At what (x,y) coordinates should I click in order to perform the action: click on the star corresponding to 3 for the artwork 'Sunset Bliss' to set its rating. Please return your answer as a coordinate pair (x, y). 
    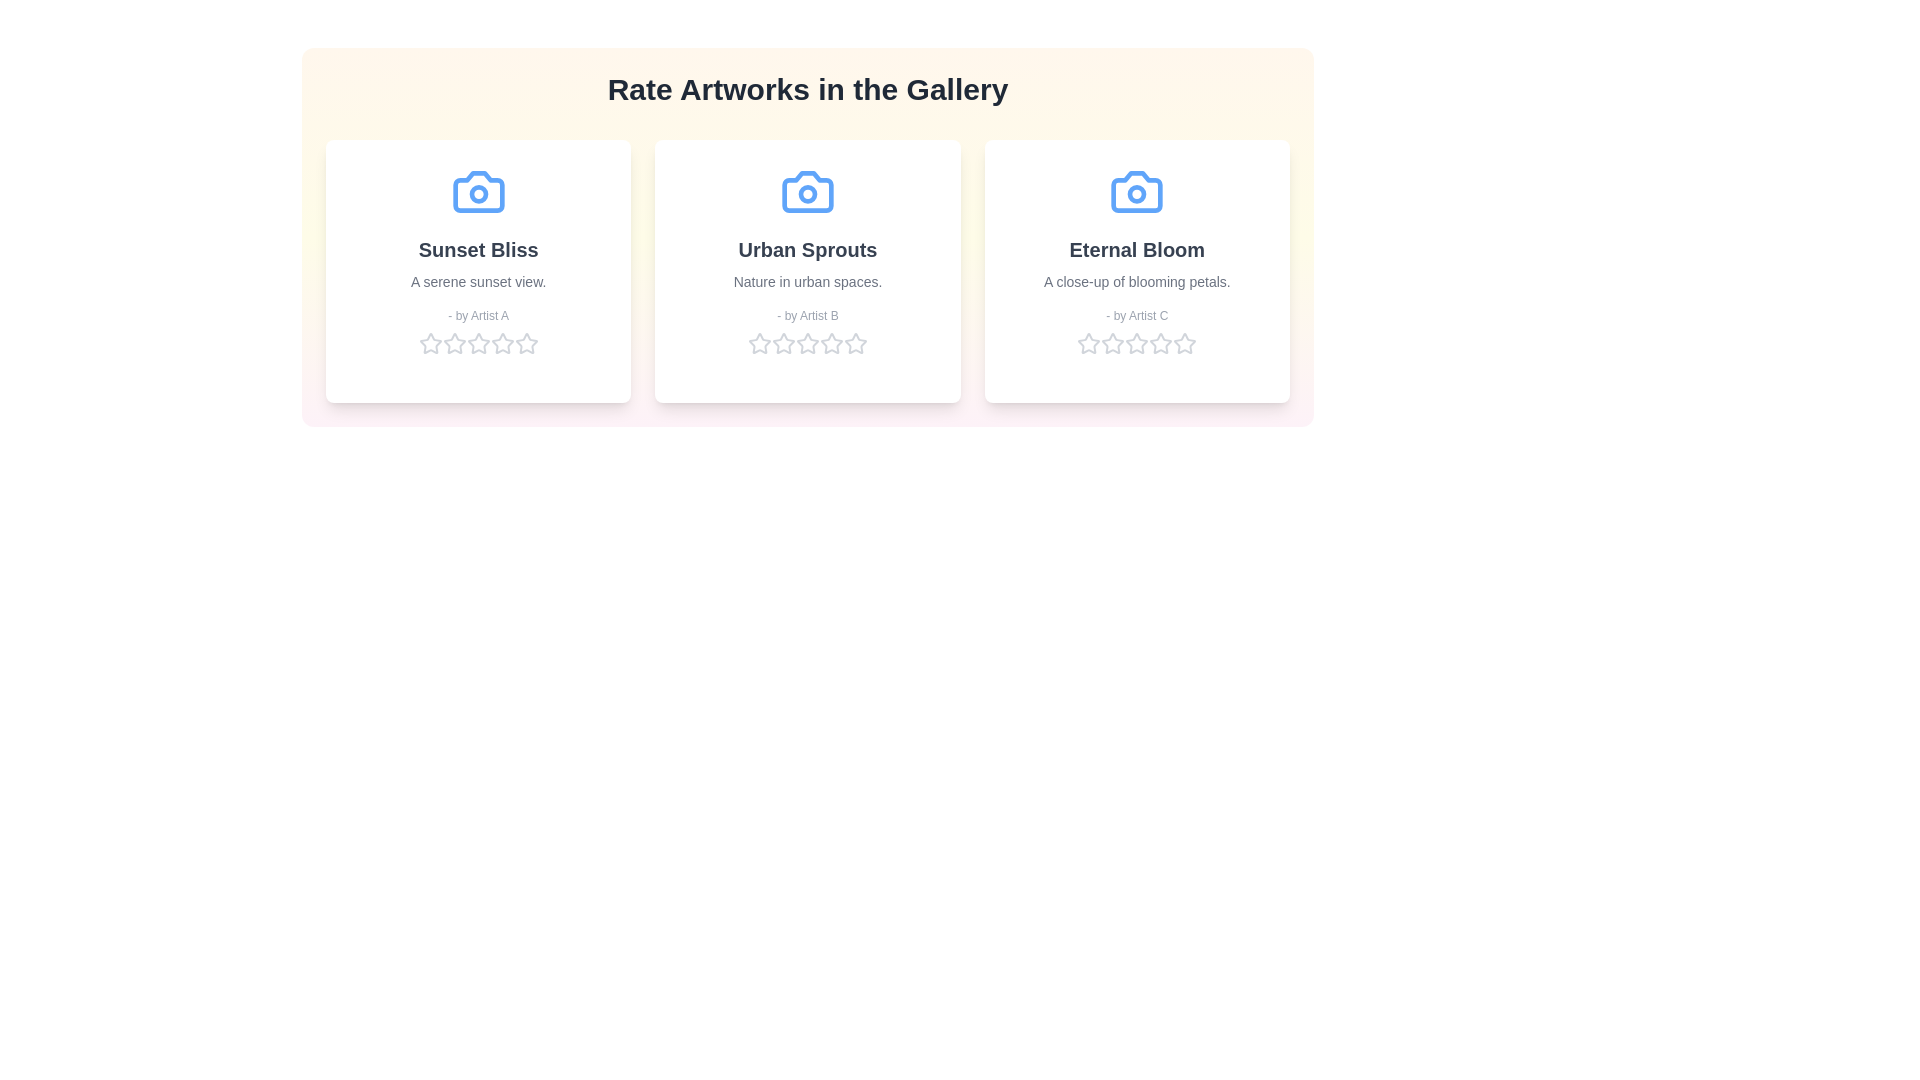
    Looking at the image, I should click on (477, 342).